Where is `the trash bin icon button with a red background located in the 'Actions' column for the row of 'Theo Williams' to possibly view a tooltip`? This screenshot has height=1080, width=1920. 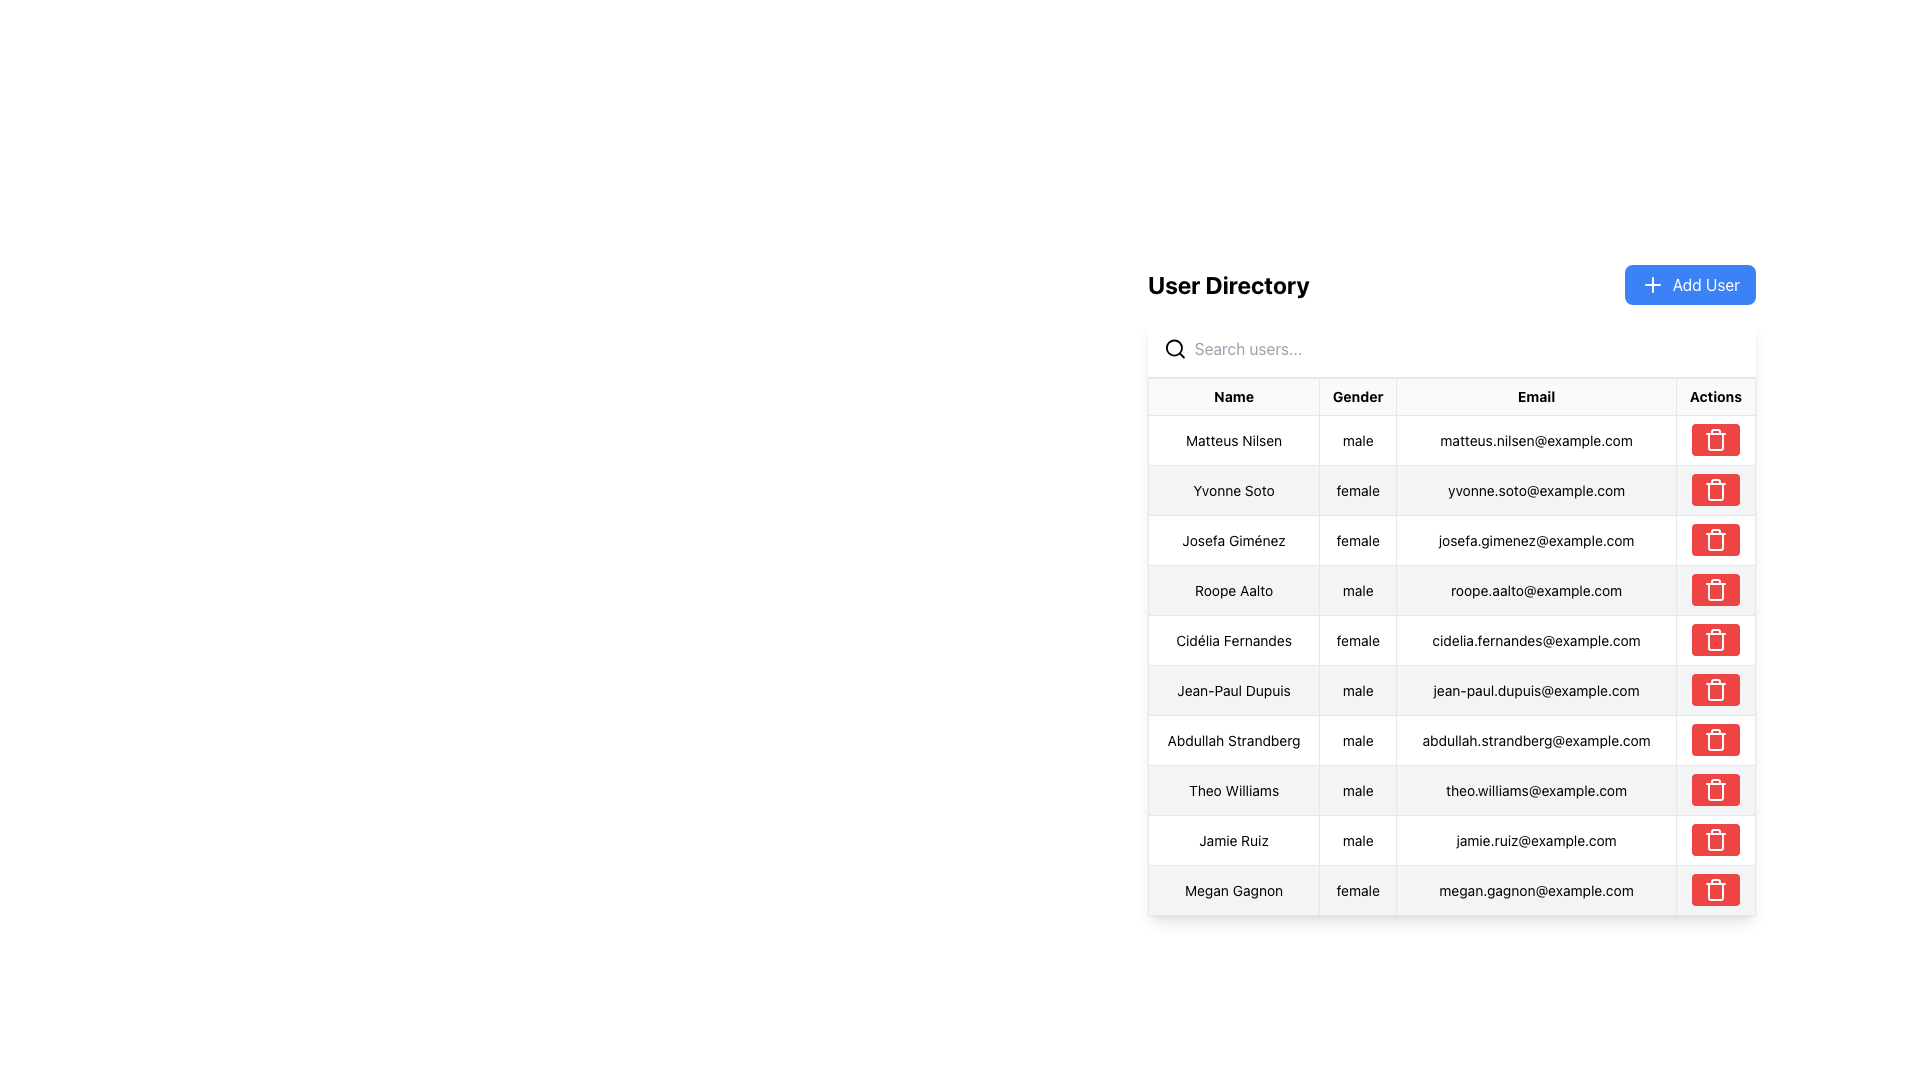
the trash bin icon button with a red background located in the 'Actions' column for the row of 'Theo Williams' to possibly view a tooltip is located at coordinates (1714, 789).